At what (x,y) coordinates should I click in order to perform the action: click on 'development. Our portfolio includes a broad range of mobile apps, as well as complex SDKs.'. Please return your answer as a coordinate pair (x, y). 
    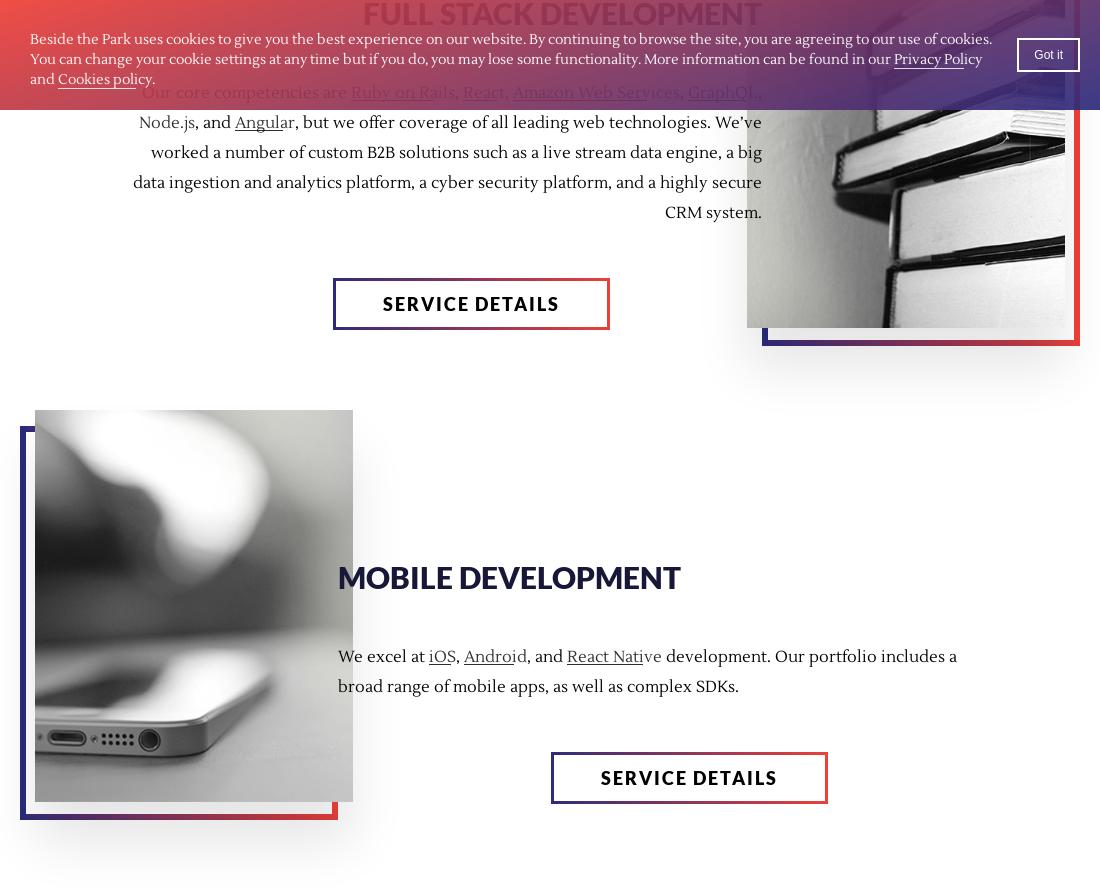
    Looking at the image, I should click on (647, 671).